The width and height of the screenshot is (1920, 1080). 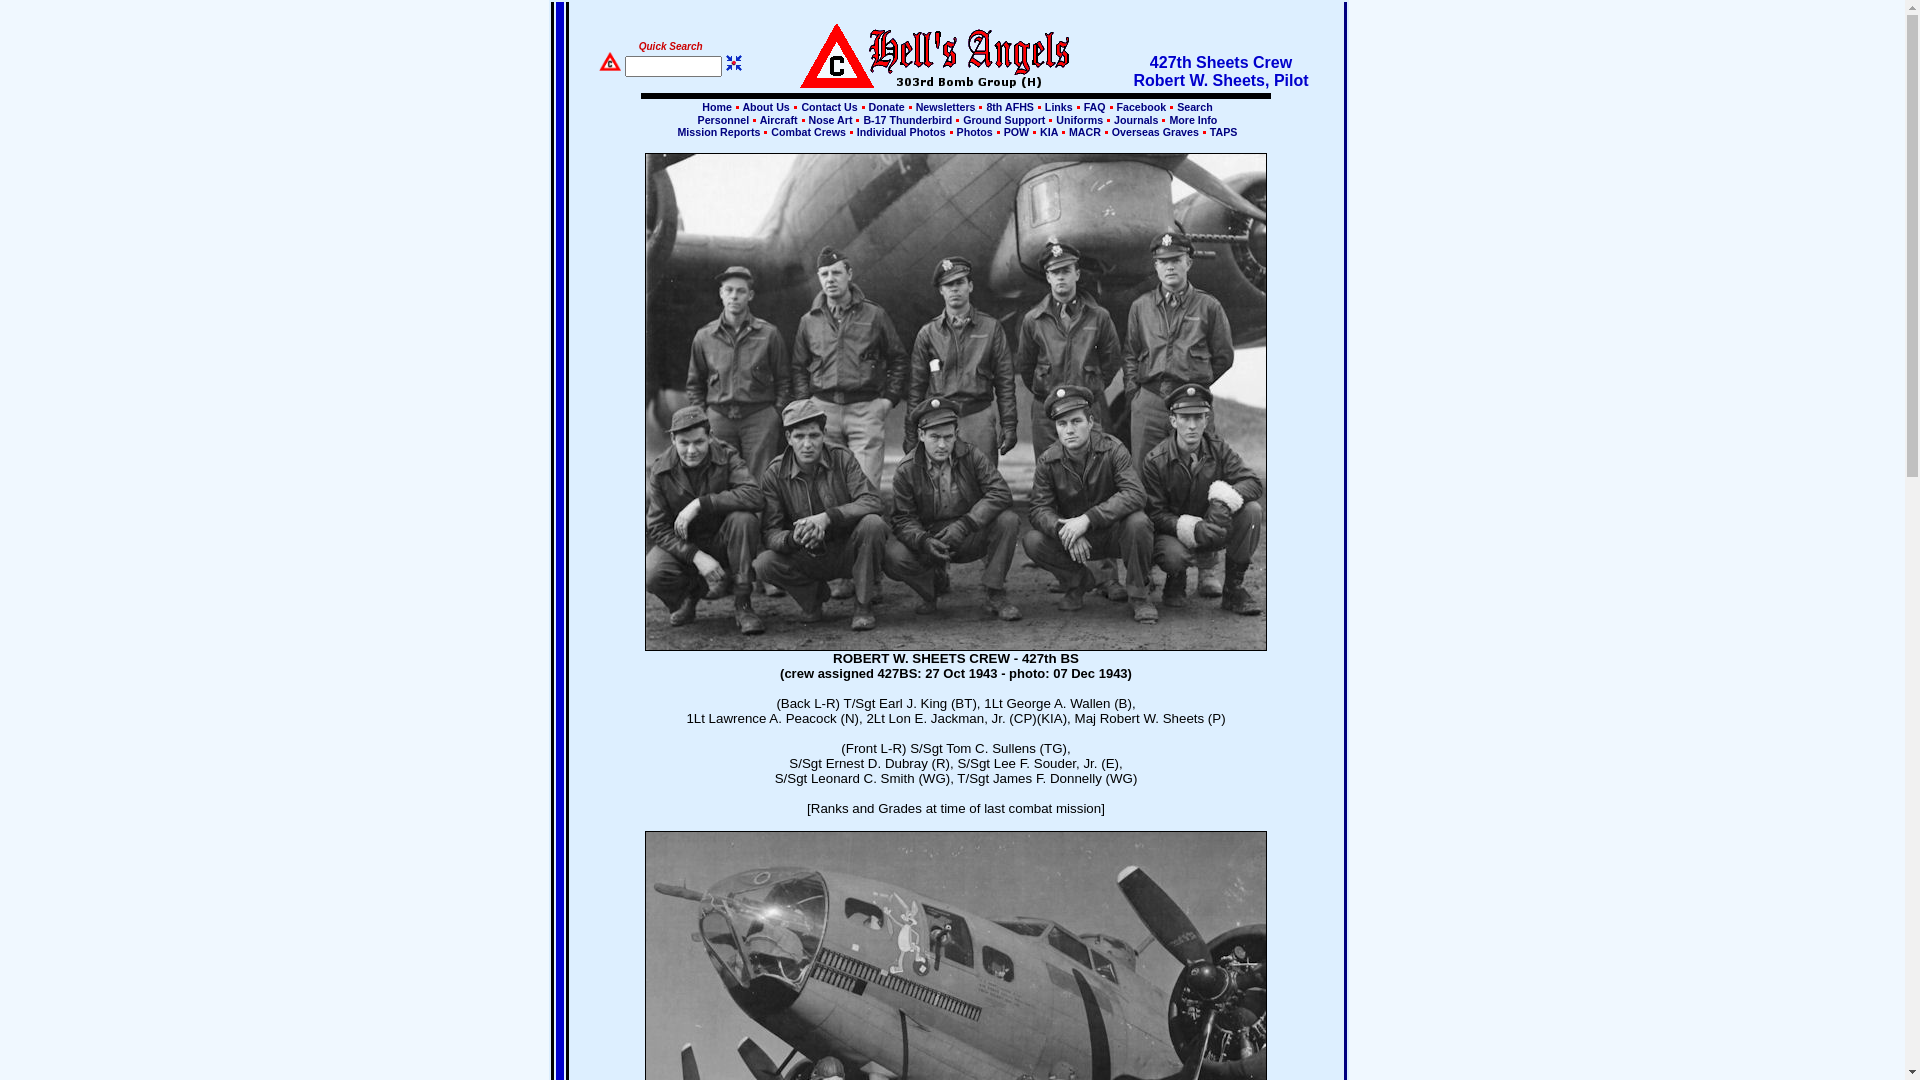 I want to click on 'Nose Art', so click(x=806, y=119).